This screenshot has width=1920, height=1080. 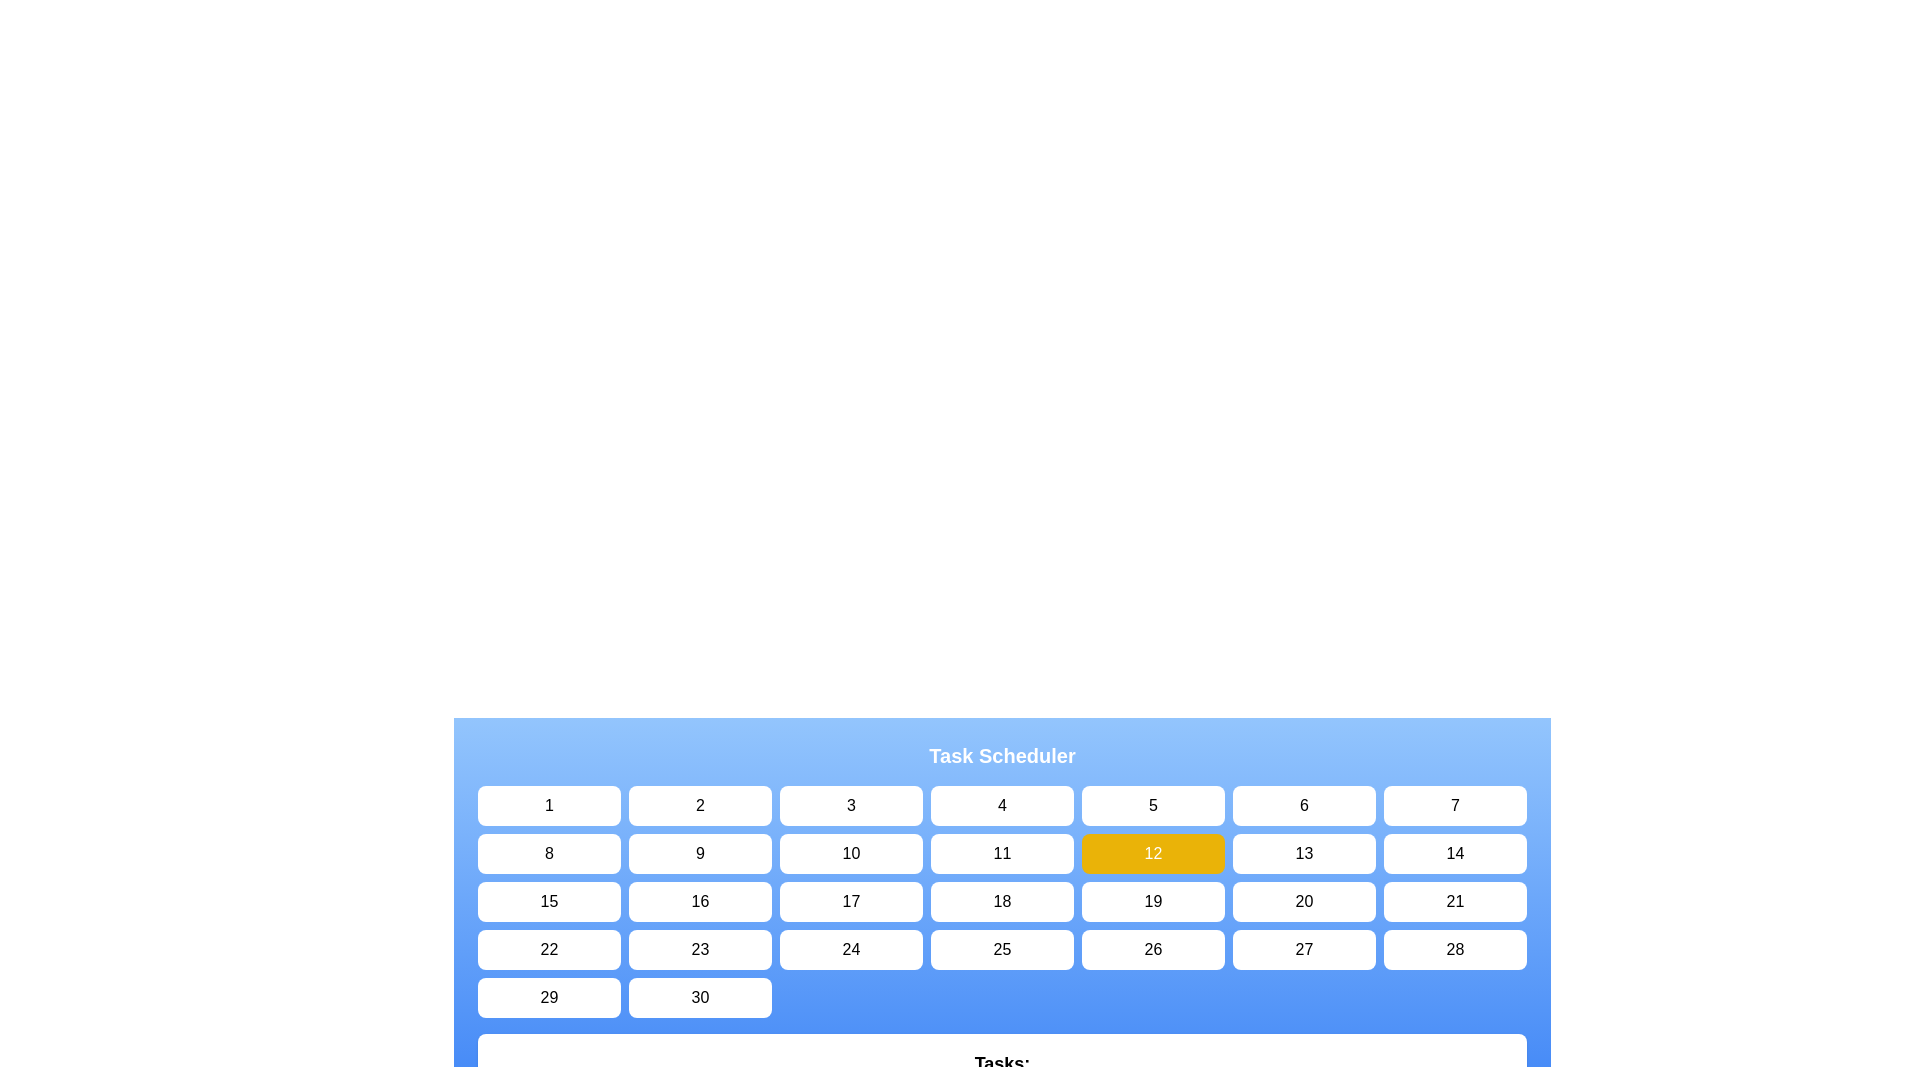 What do you see at coordinates (1002, 902) in the screenshot?
I see `the button representing the numeric value '18' in the 'Task Scheduler' grid` at bounding box center [1002, 902].